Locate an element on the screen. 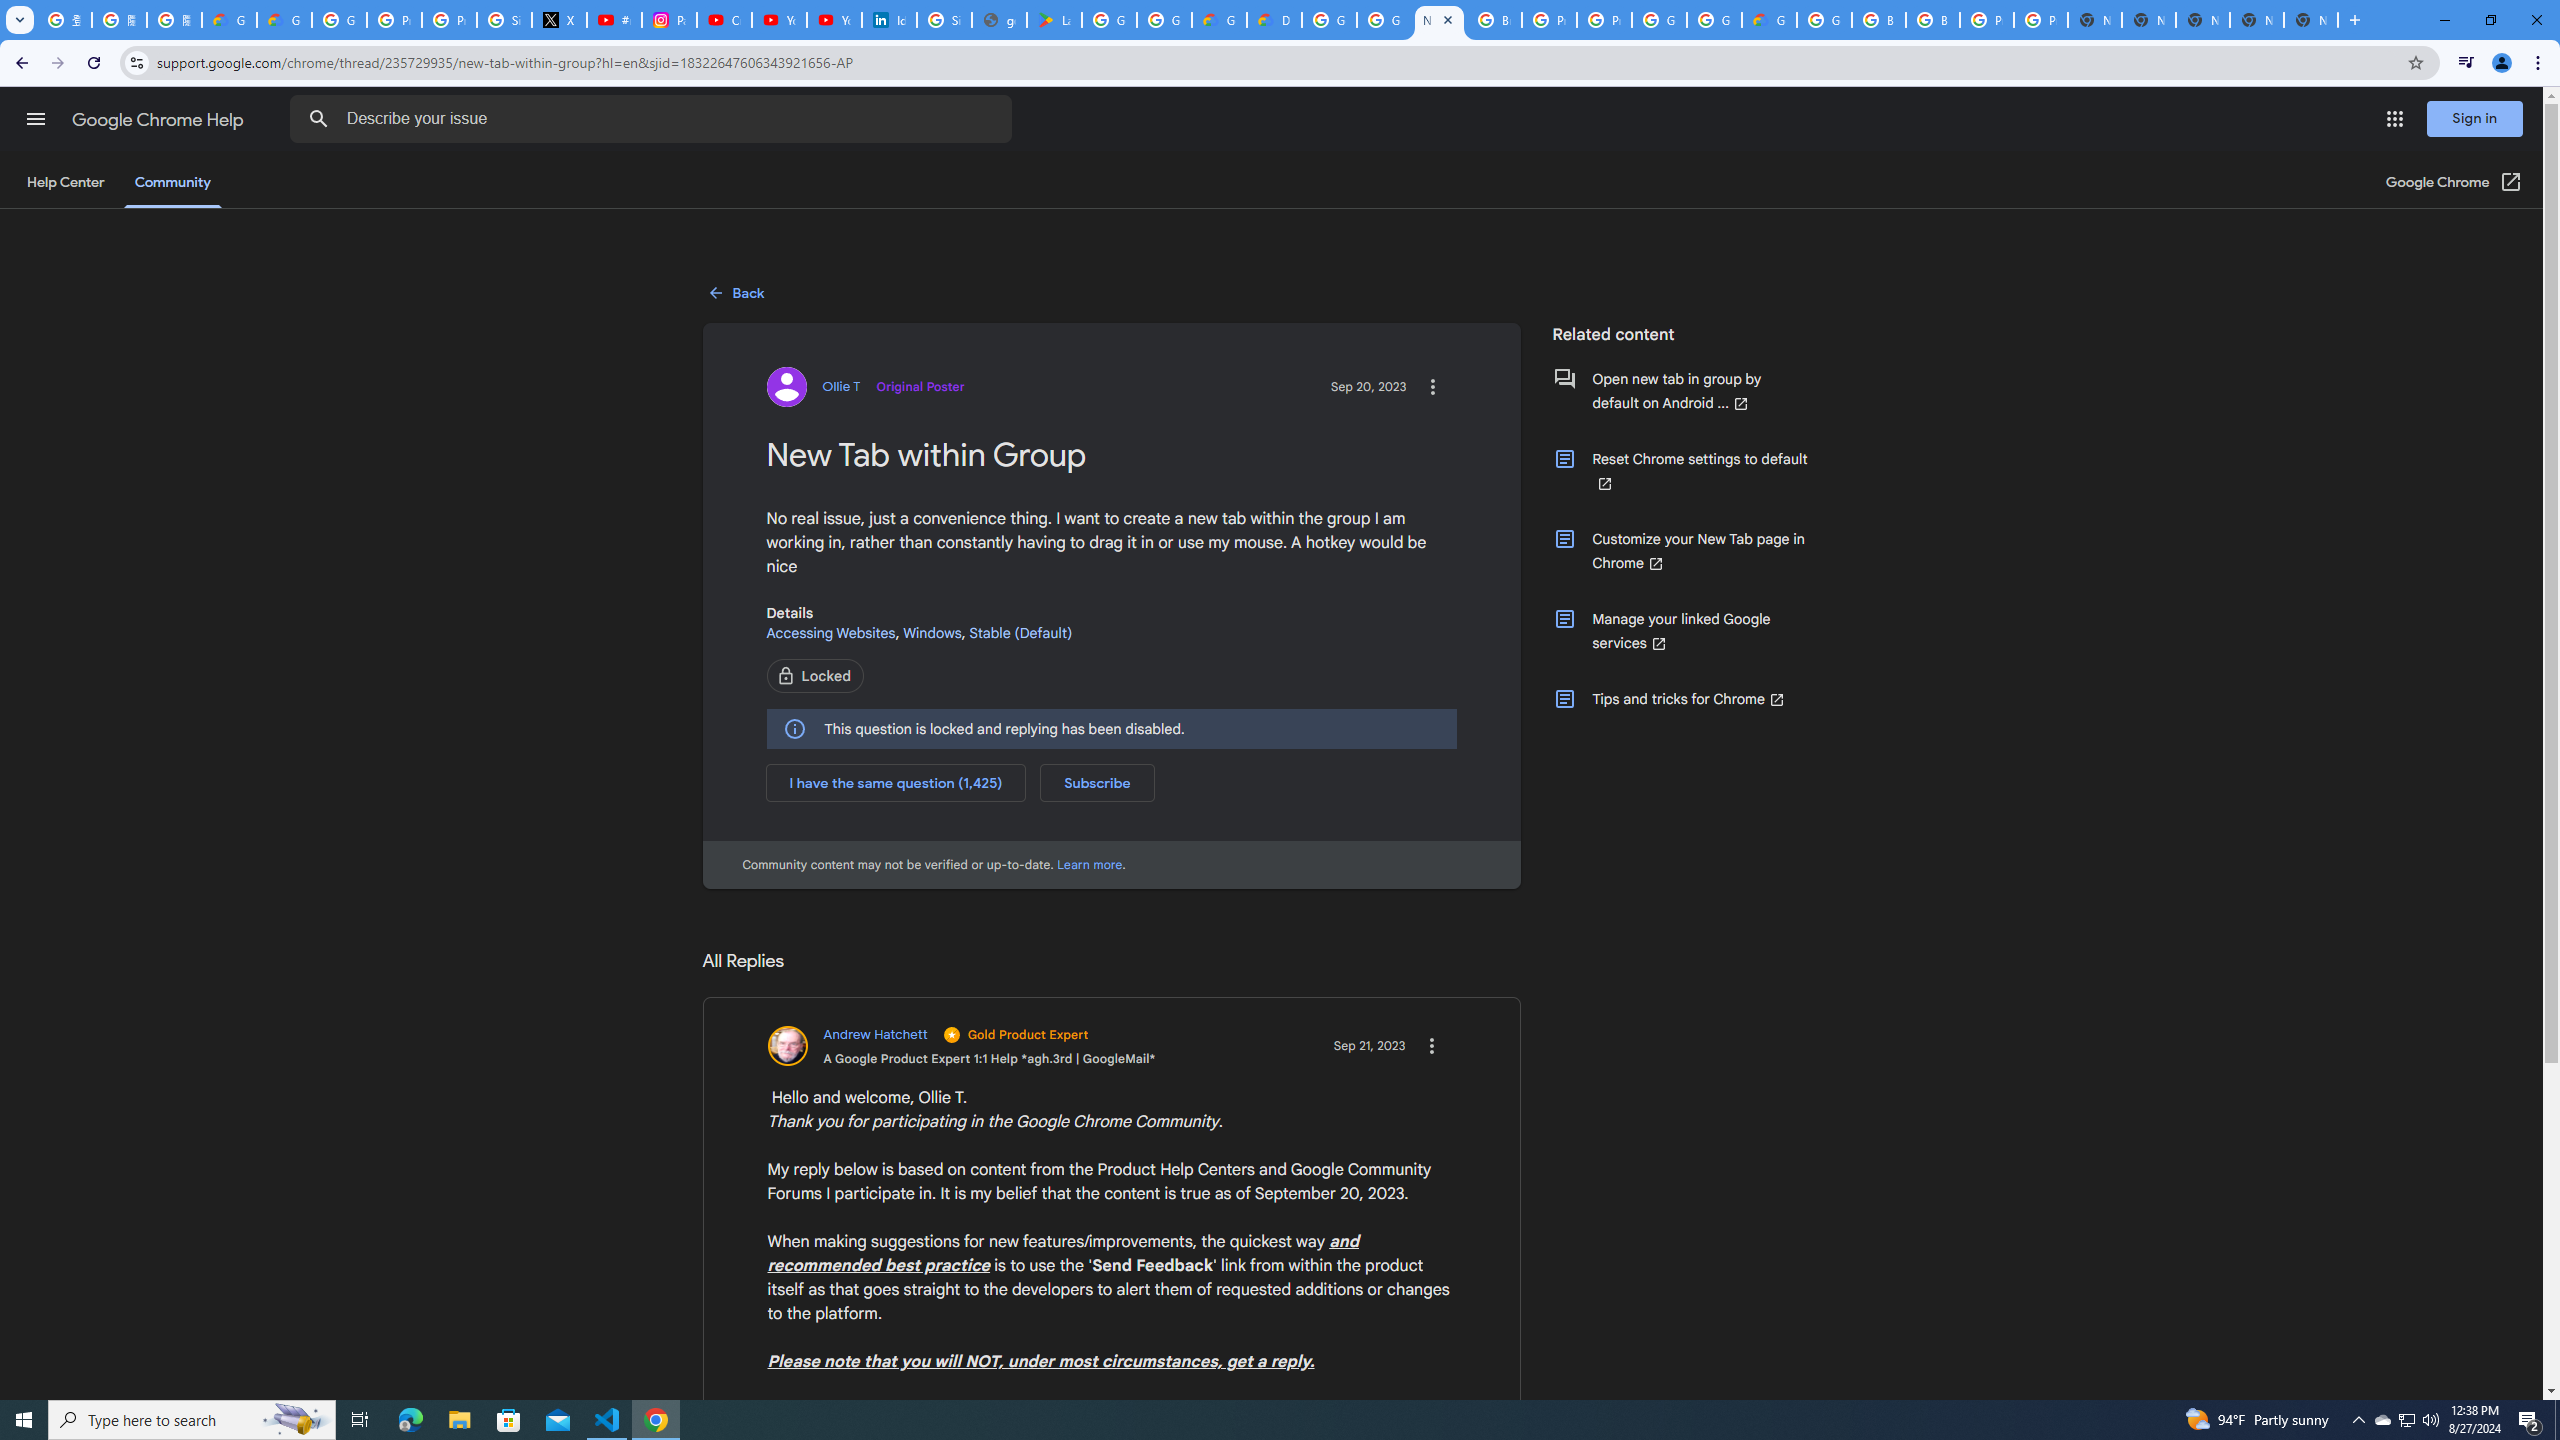 This screenshot has width=2560, height=1440. 'Main menu' is located at coordinates (34, 118).